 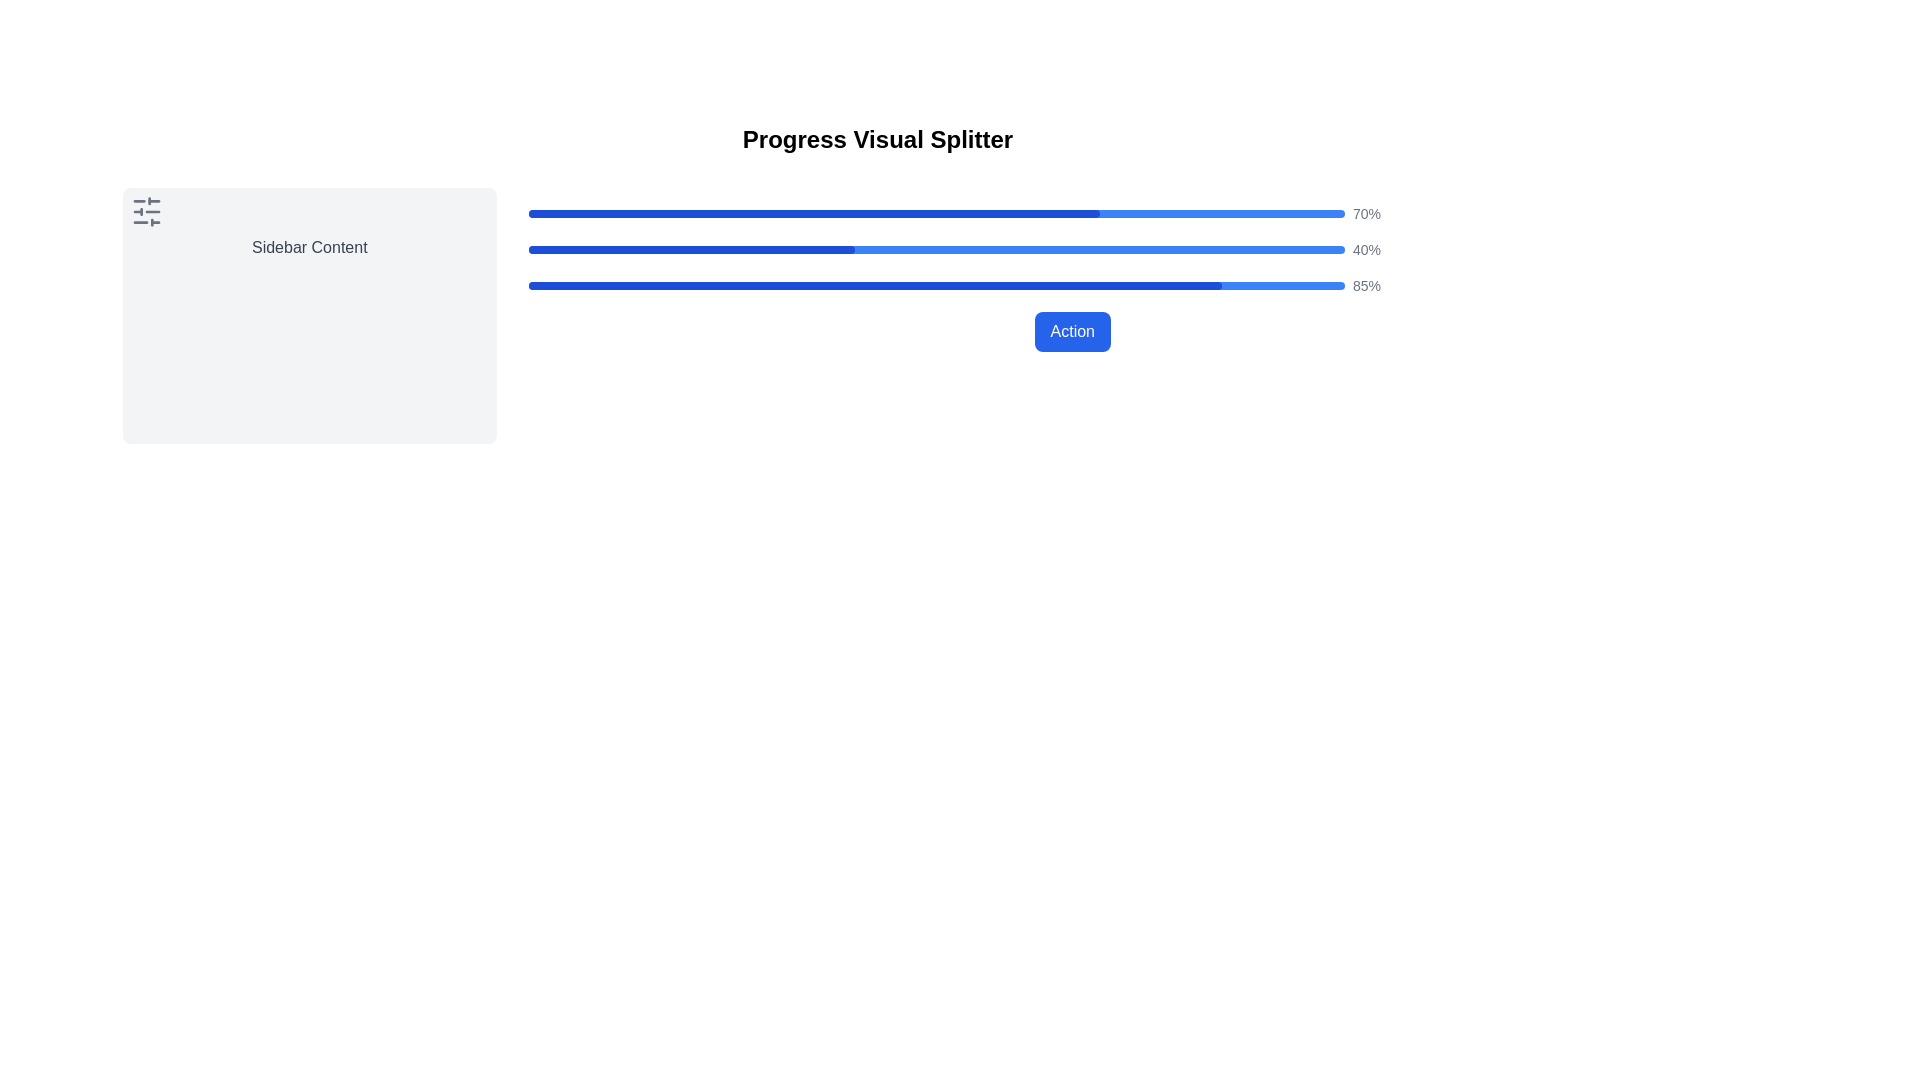 I want to click on the text label displaying '70%' in a small gray font, located to the right of the blue progress bar in the top row of progress bars, so click(x=1365, y=213).